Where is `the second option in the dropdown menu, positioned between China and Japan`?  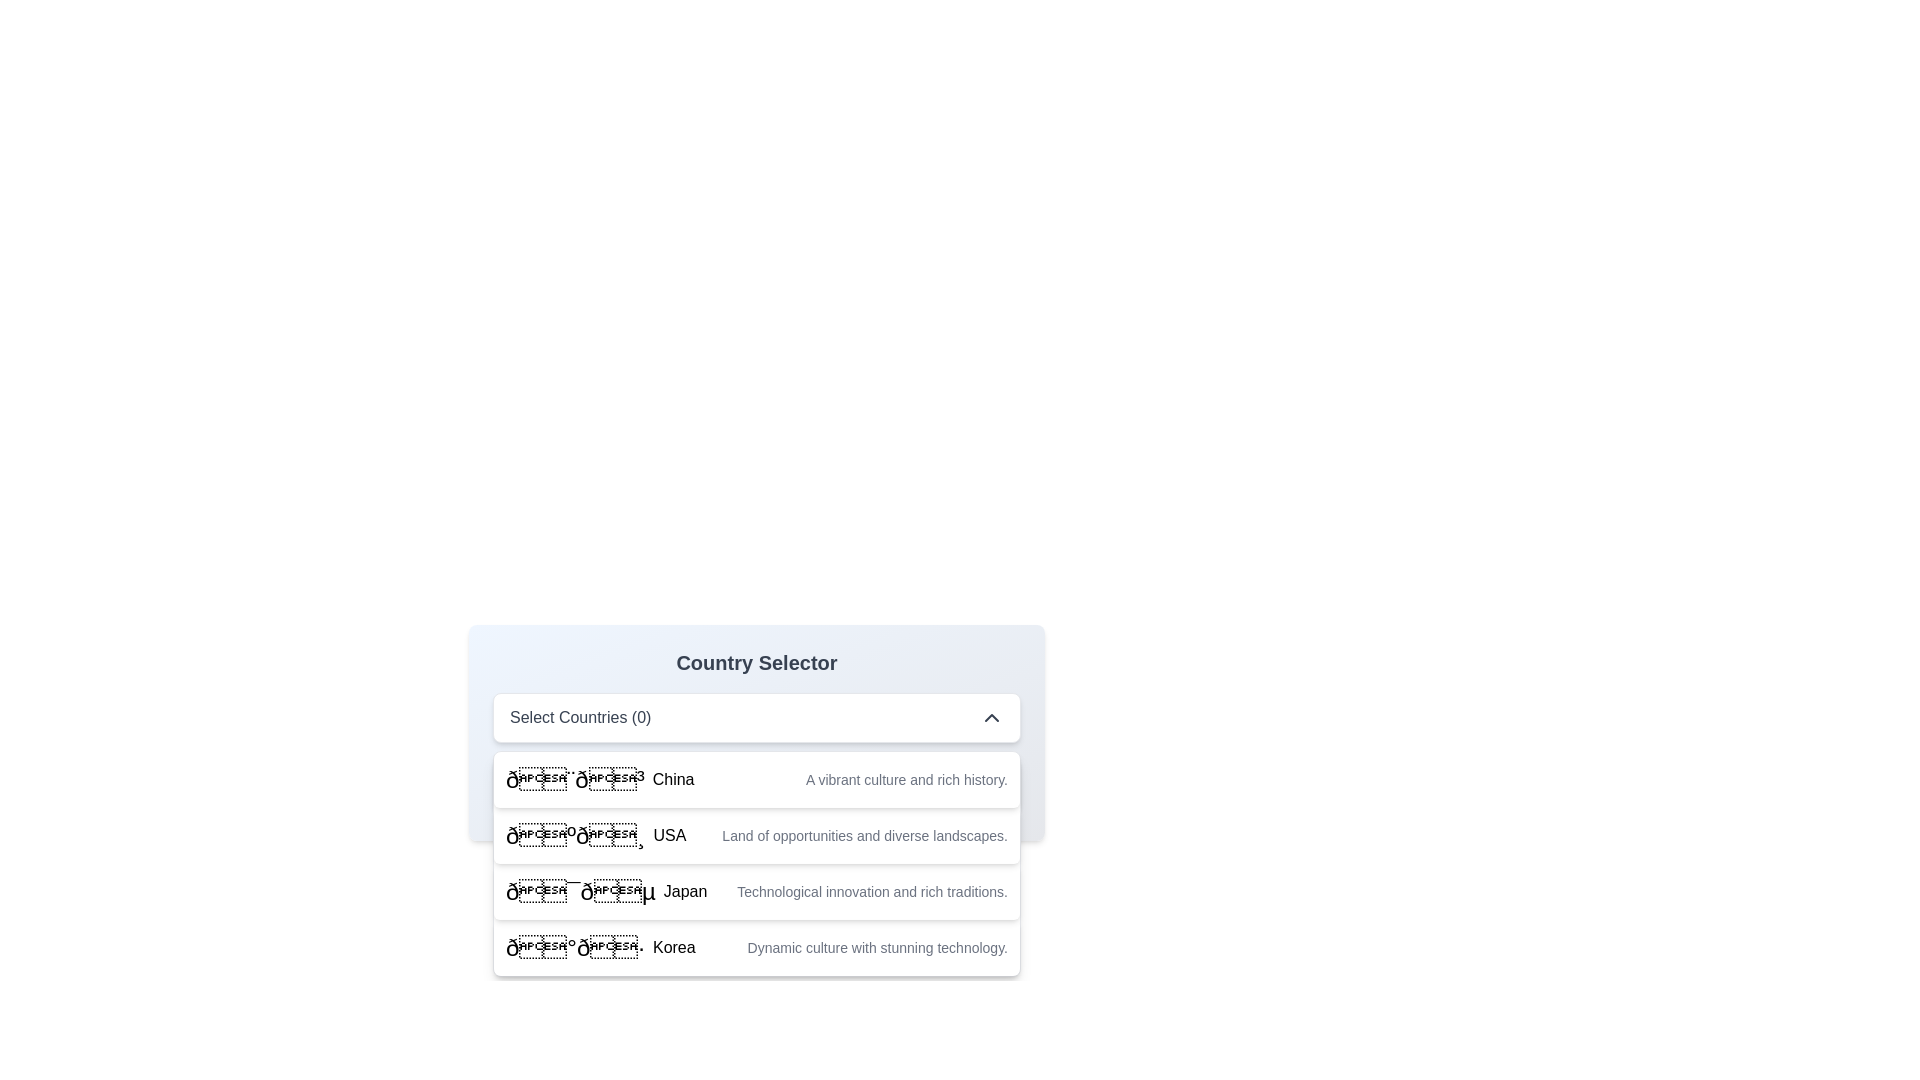
the second option in the dropdown menu, positioned between China and Japan is located at coordinates (756, 836).